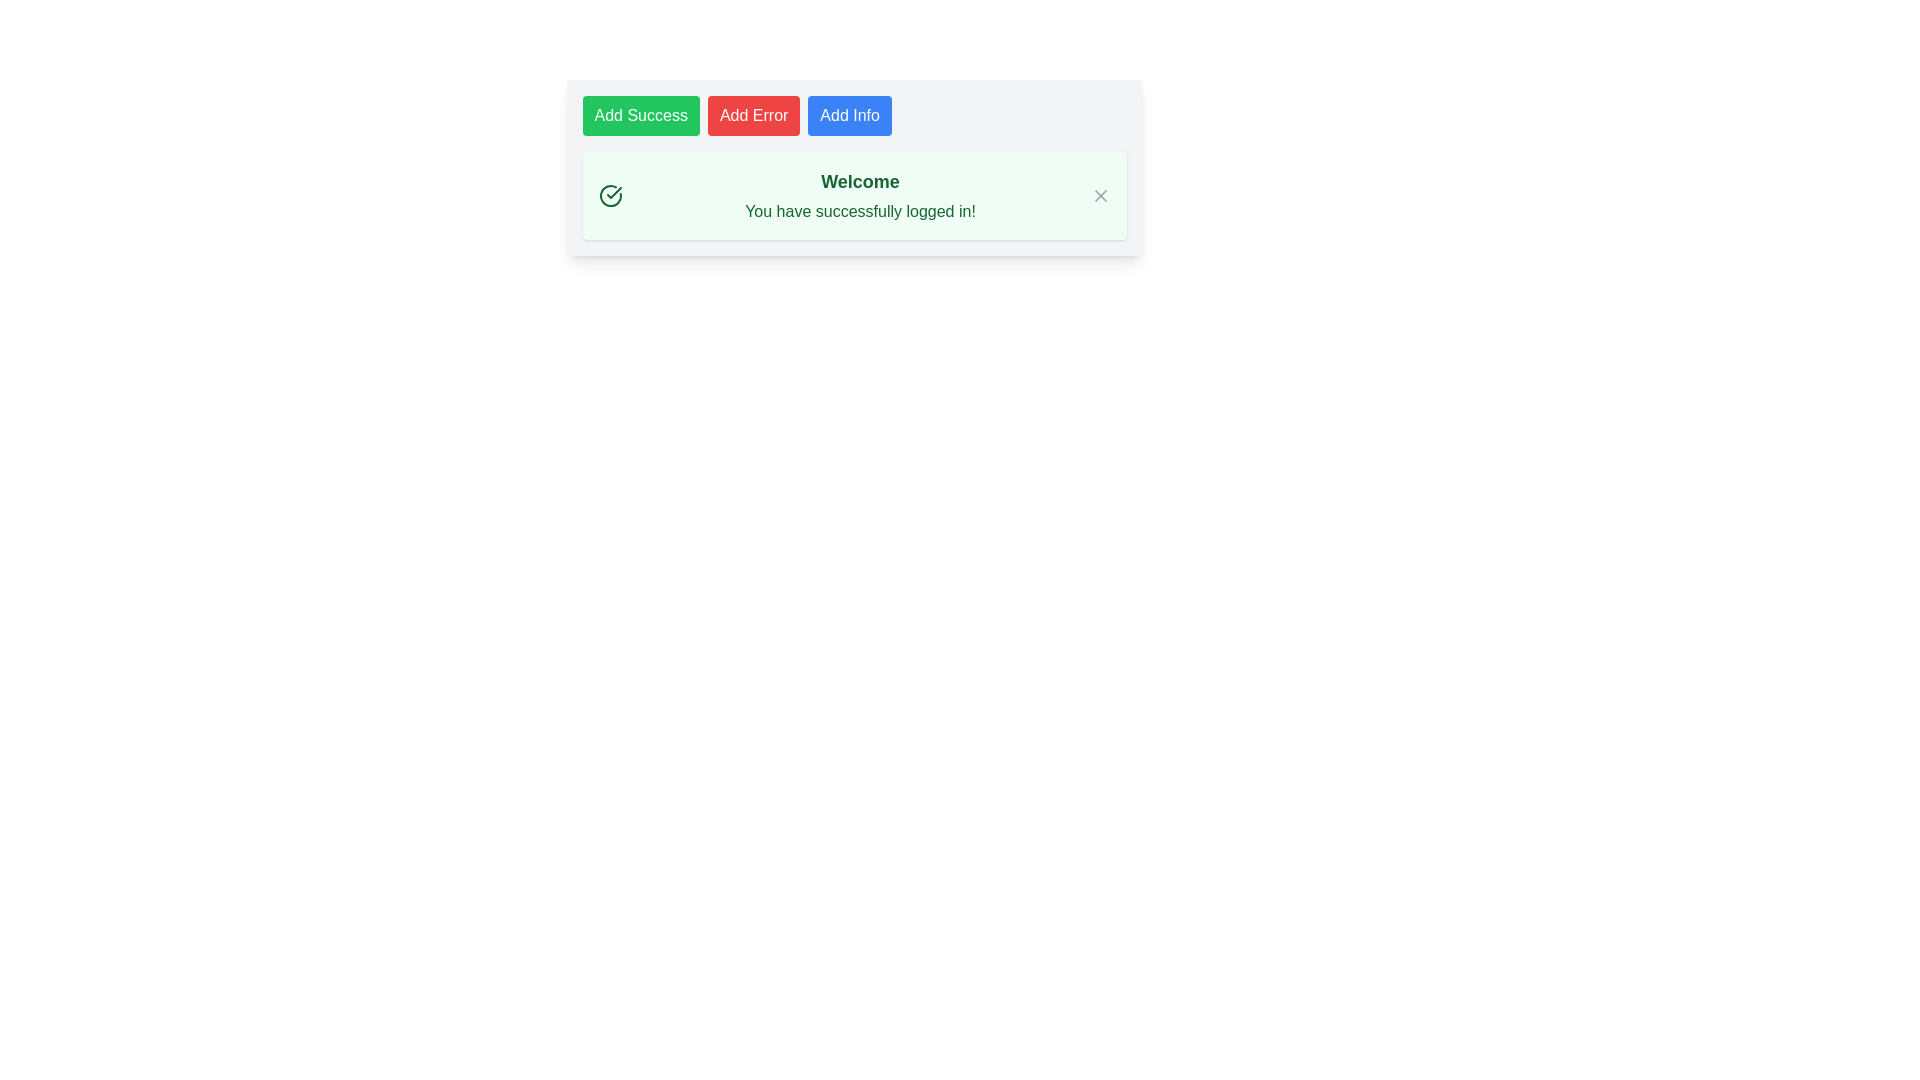 The width and height of the screenshot is (1920, 1080). I want to click on the success message text label that indicates user login confirmation, located within the light green message box below the 'Welcome' heading, so click(860, 212).